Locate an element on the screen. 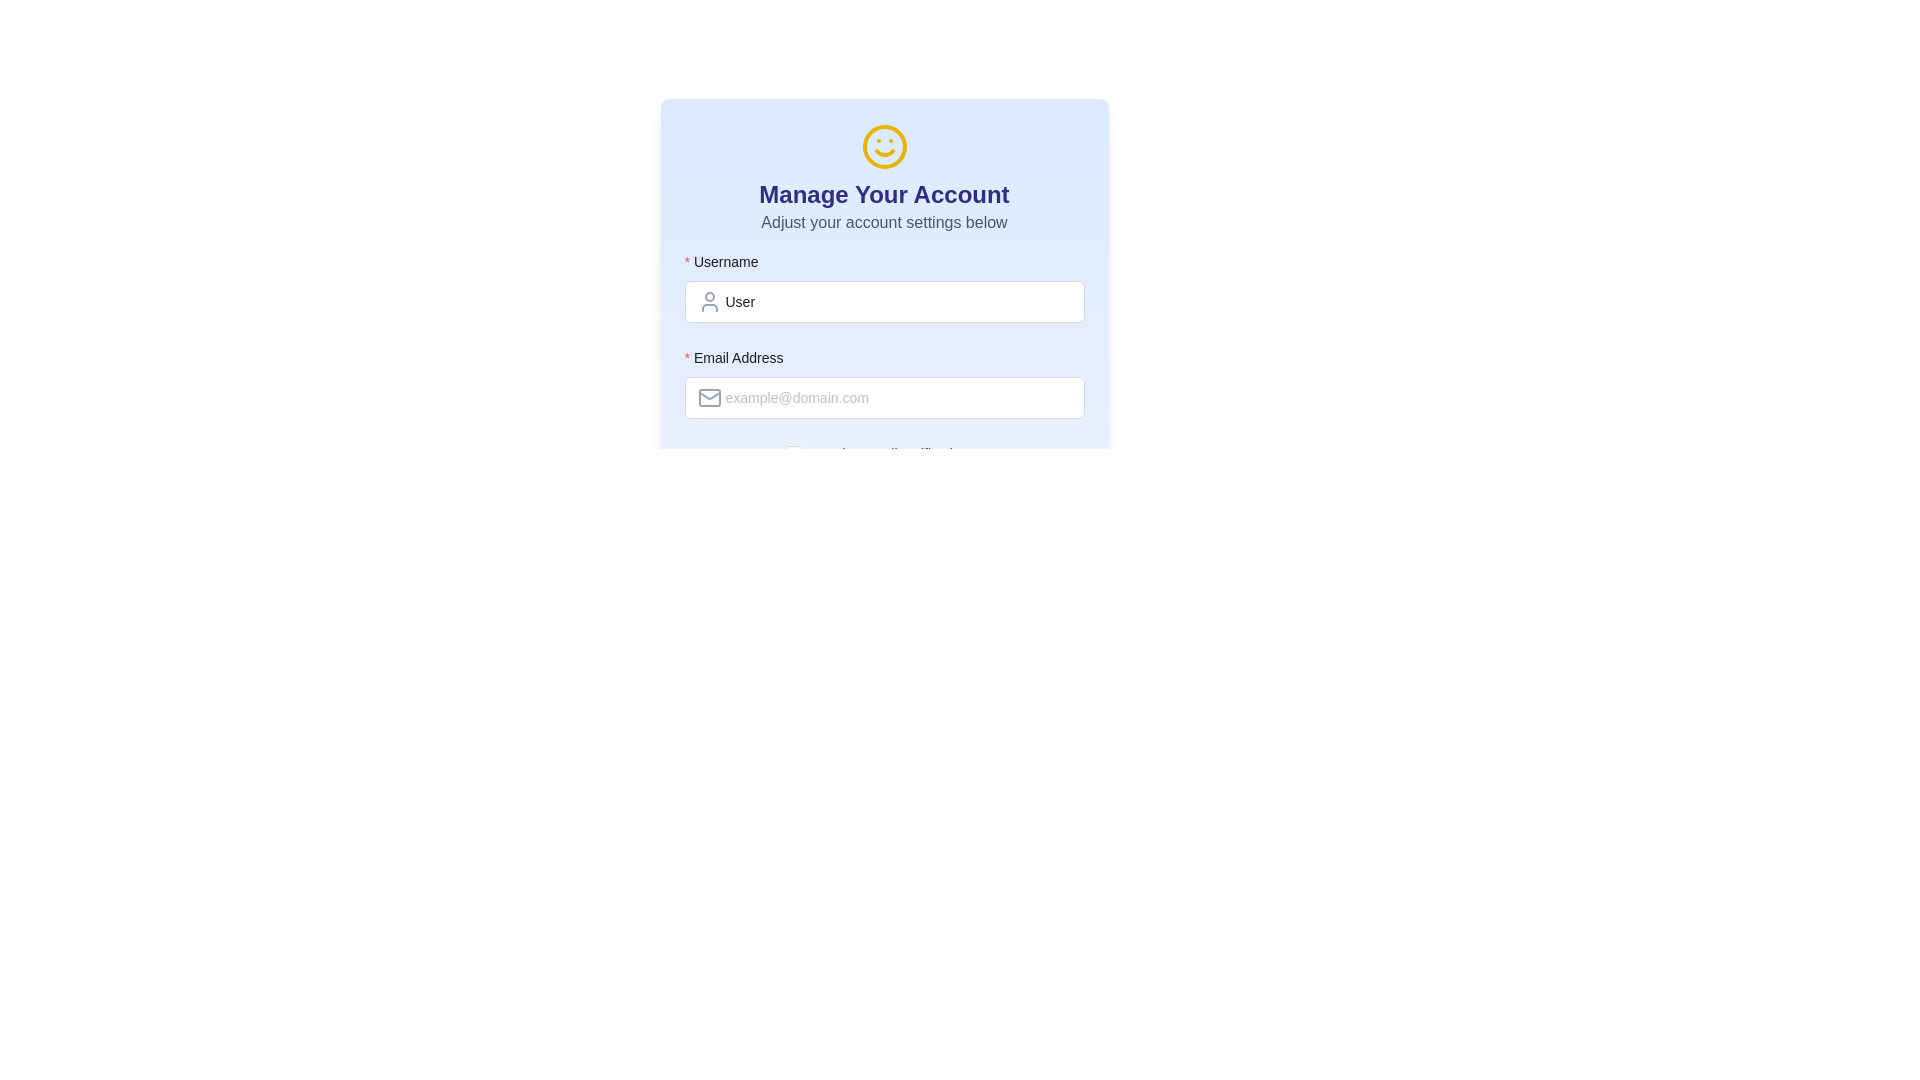  the username text input field located directly below the form's heading in the 'Manage Your Account' form to focus on it is located at coordinates (883, 286).